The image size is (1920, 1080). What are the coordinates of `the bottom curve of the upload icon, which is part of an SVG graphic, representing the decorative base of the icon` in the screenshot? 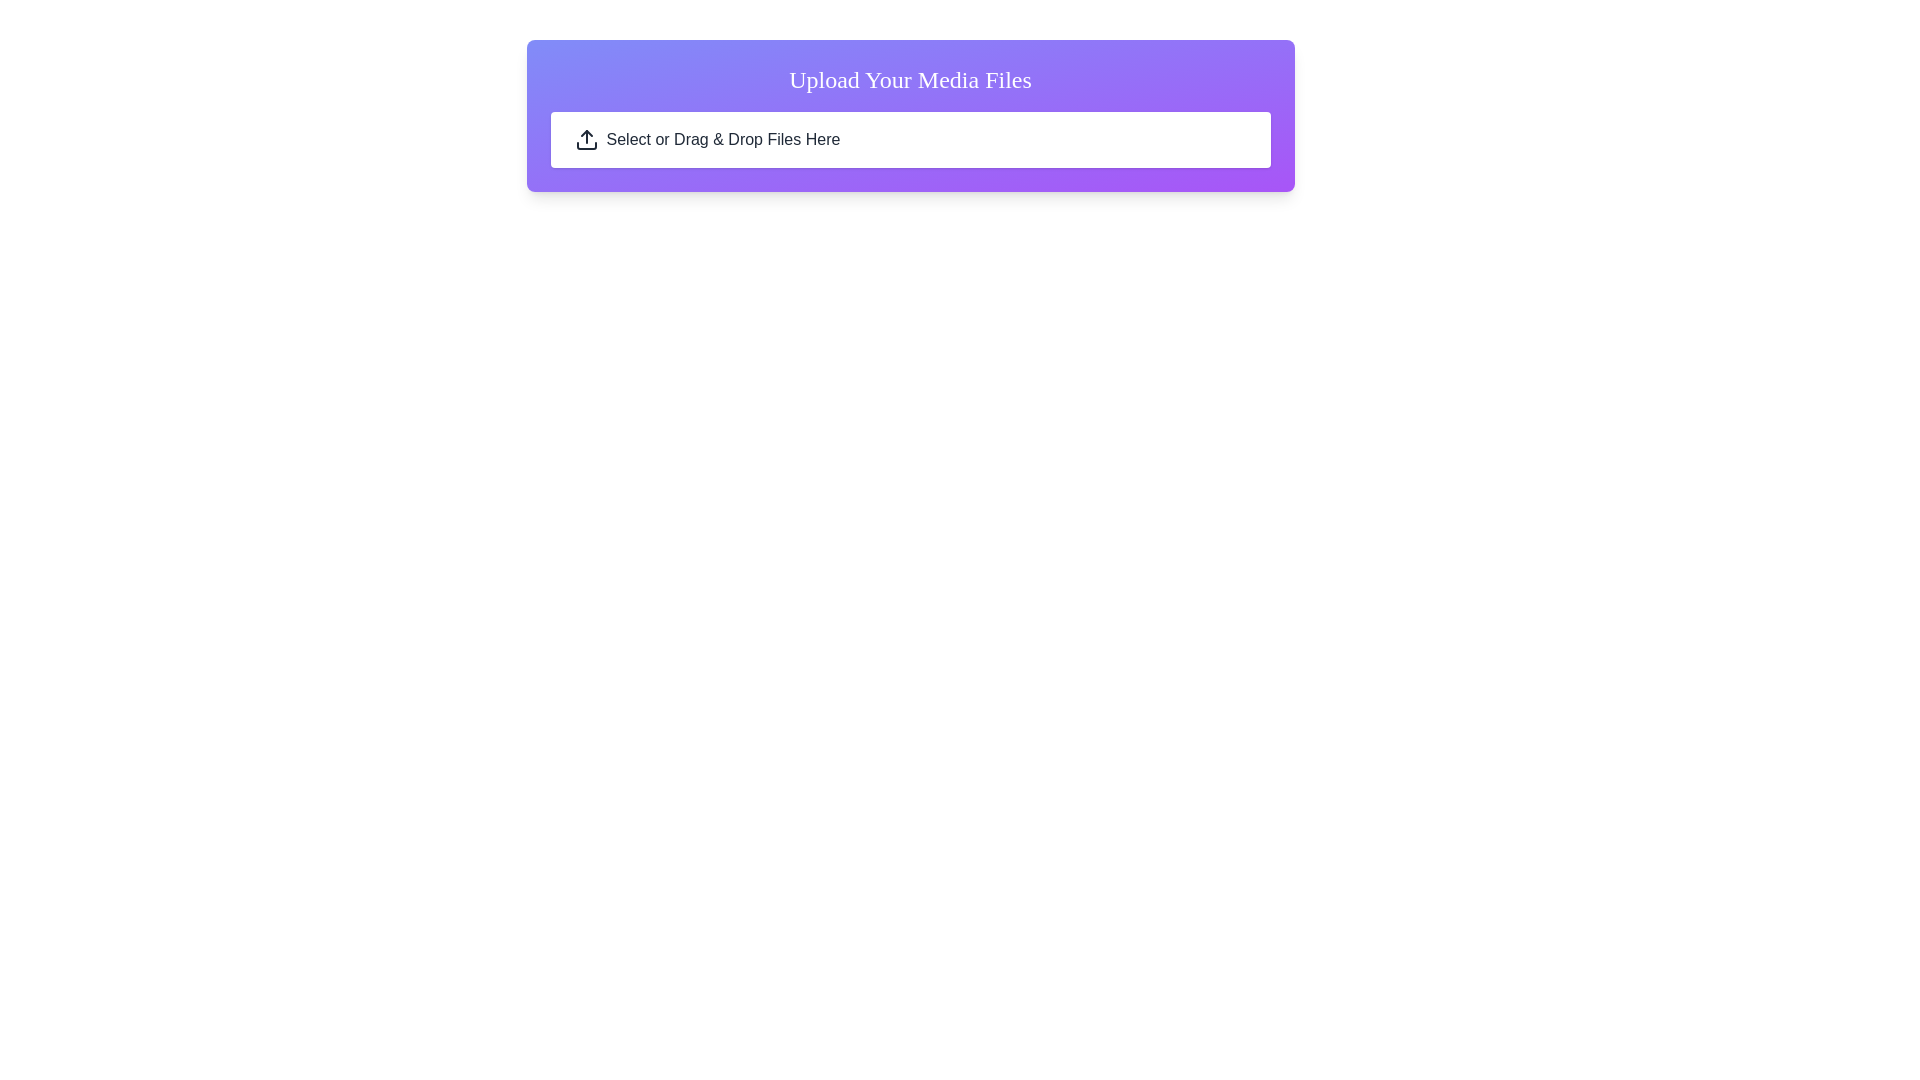 It's located at (585, 145).